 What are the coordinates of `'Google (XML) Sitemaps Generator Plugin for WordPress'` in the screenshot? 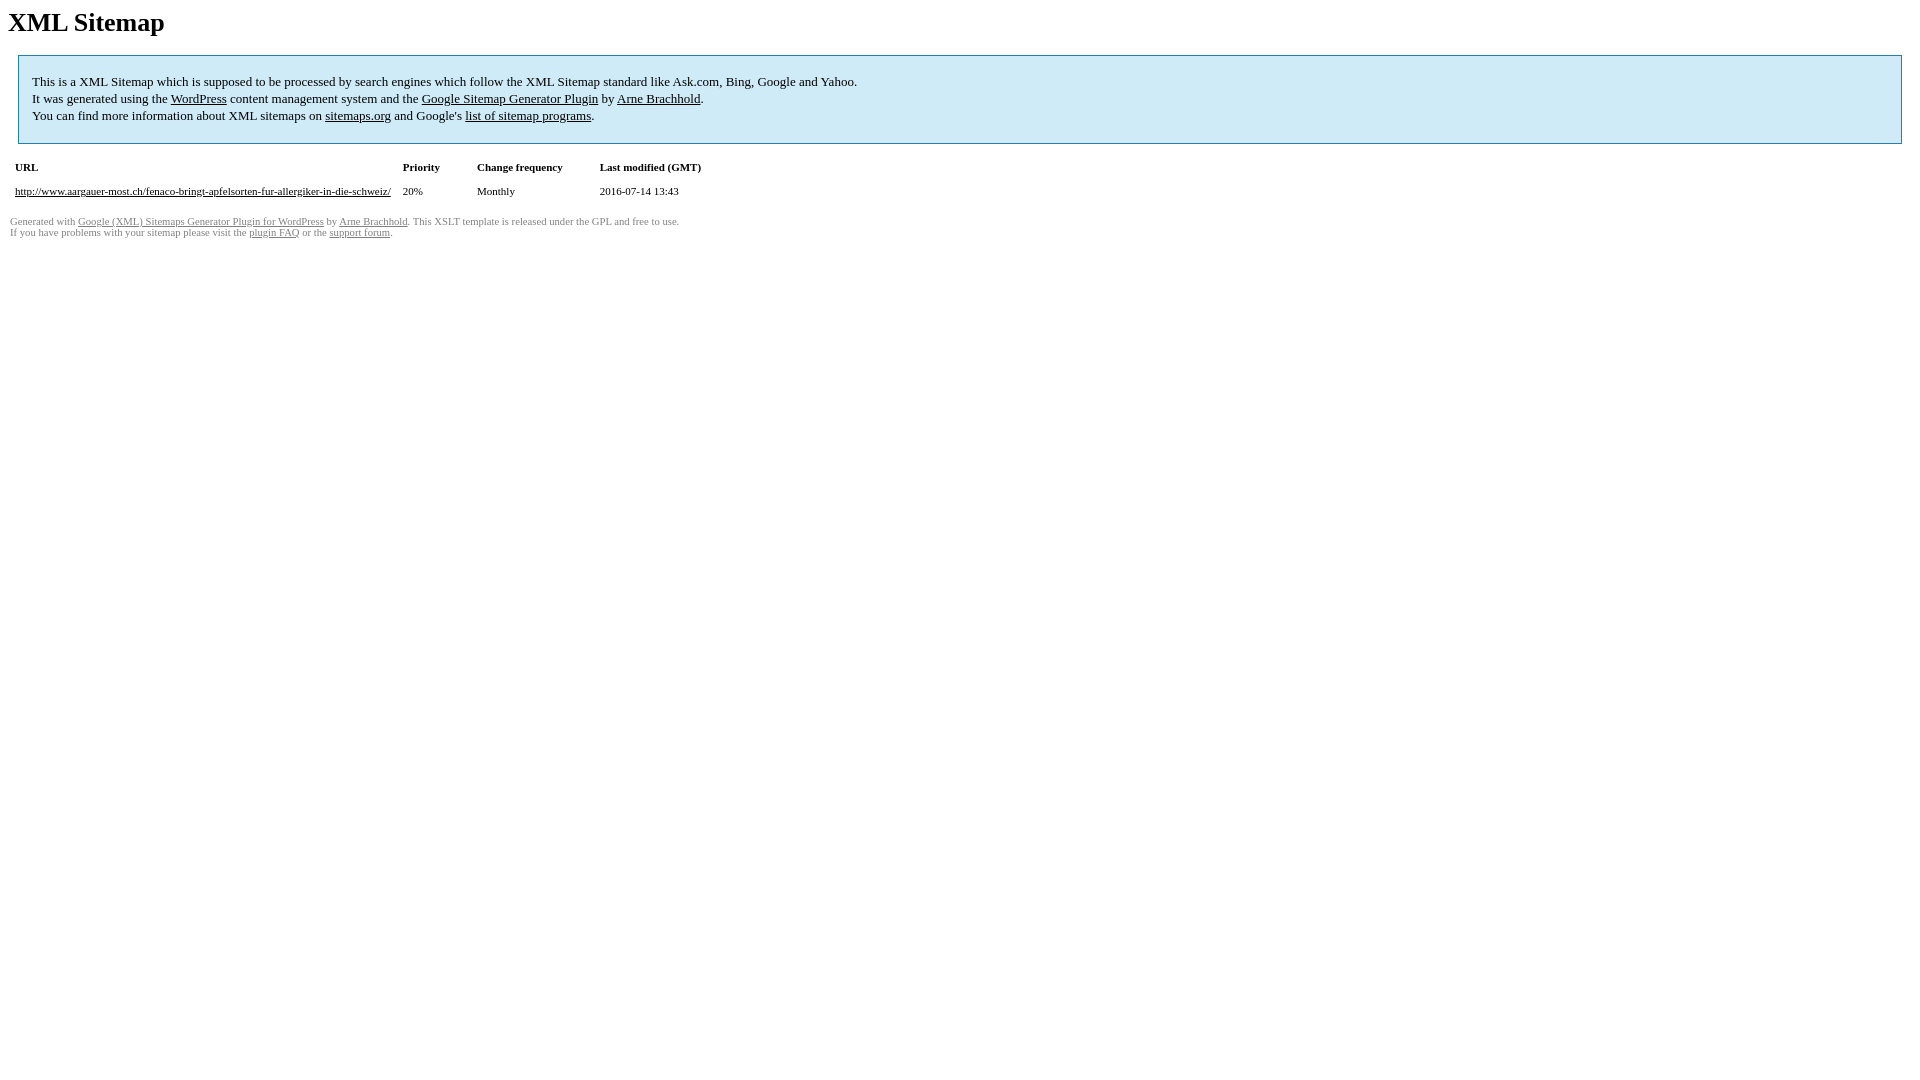 It's located at (201, 221).